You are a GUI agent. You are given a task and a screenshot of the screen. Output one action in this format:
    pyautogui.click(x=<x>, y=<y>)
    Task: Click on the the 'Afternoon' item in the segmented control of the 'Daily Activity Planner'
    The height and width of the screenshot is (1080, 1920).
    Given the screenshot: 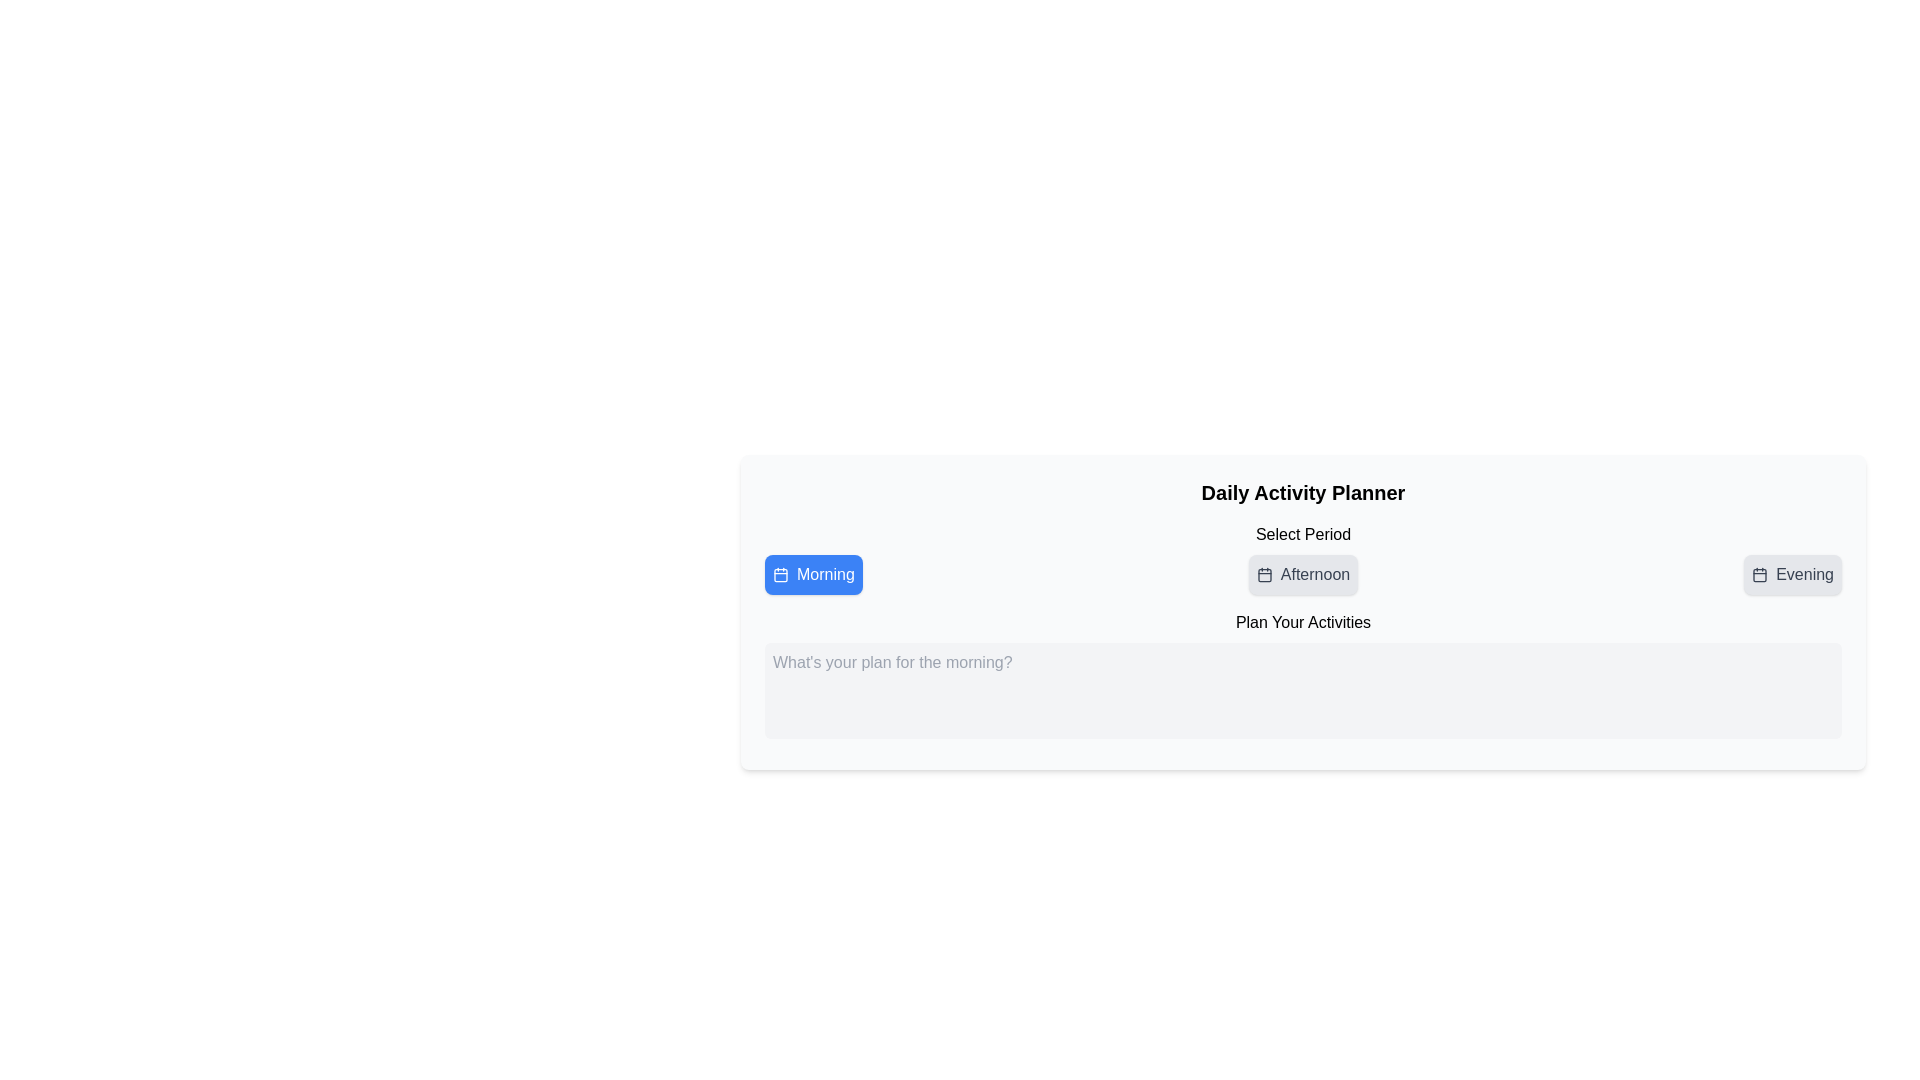 What is the action you would take?
    pyautogui.click(x=1303, y=559)
    